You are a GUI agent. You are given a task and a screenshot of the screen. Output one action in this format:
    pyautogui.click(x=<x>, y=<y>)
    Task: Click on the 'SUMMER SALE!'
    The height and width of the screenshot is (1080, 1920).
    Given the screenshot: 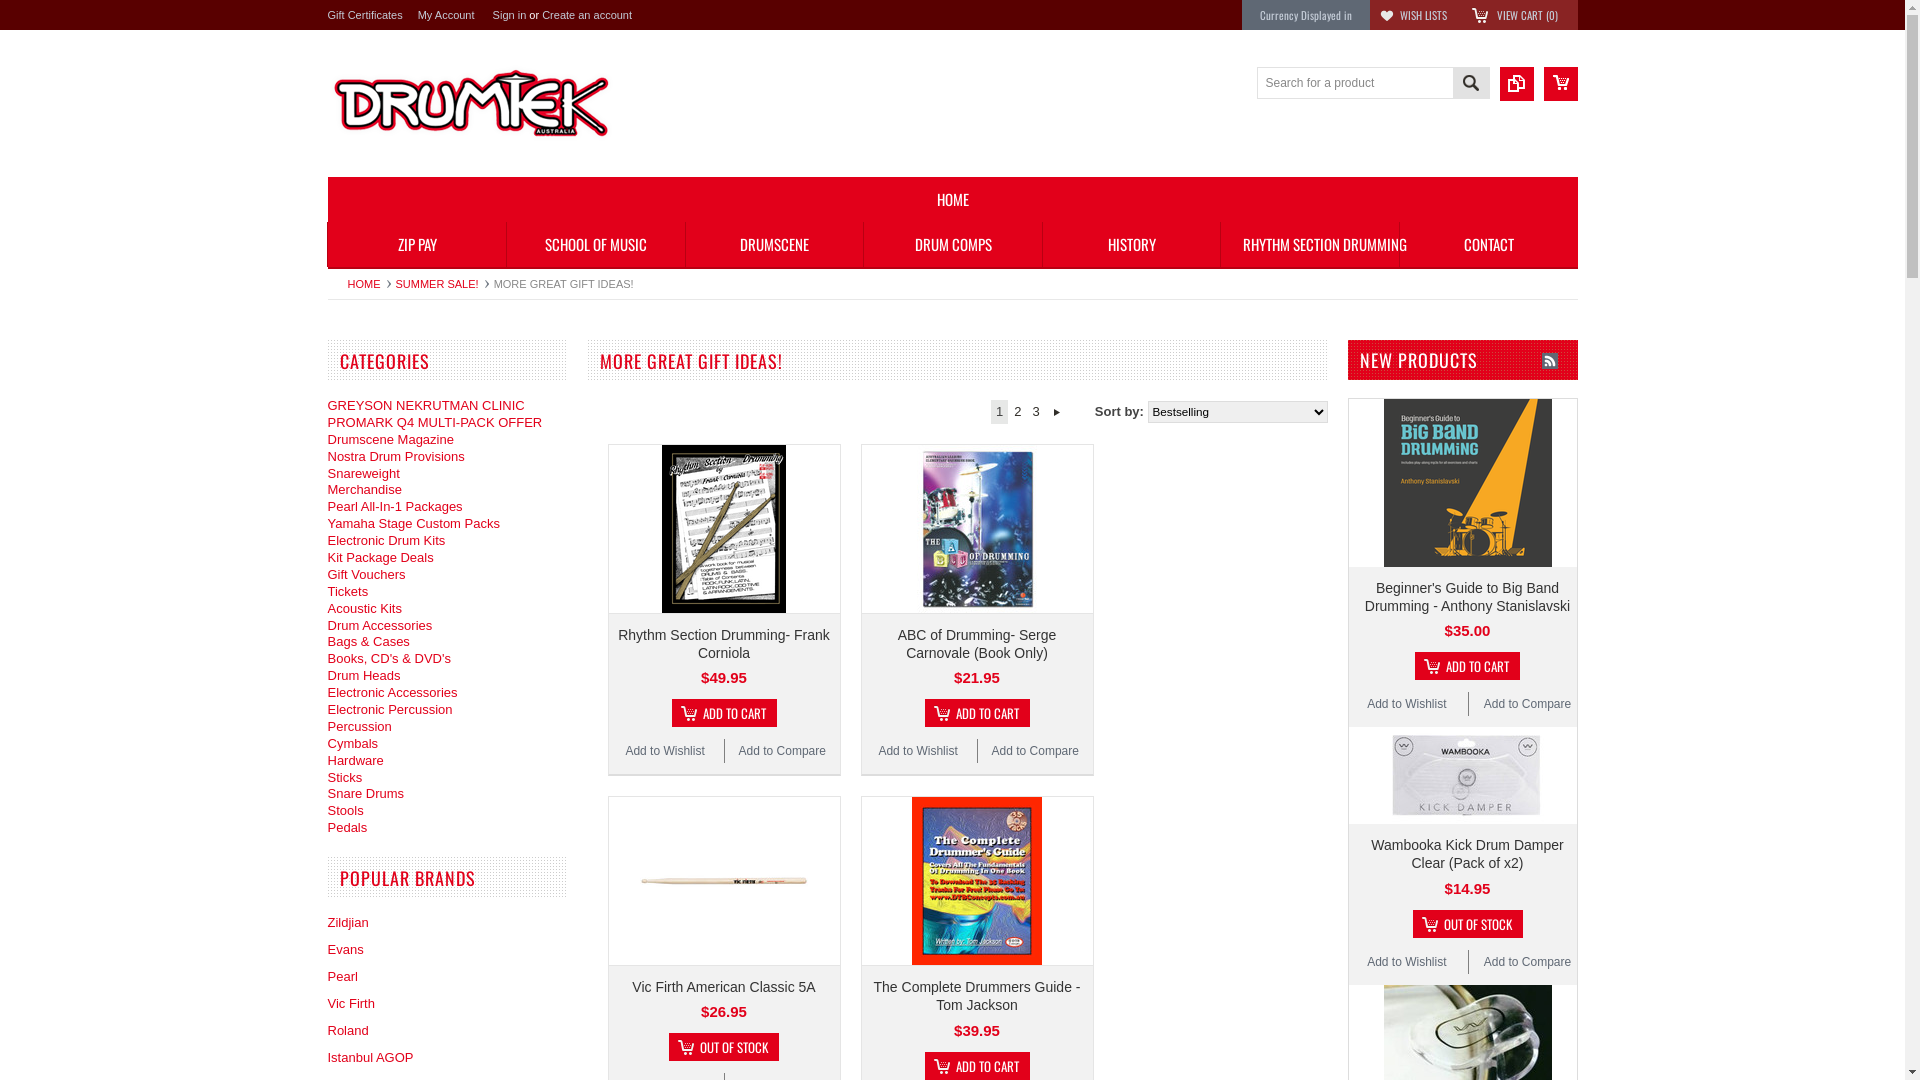 What is the action you would take?
    pyautogui.click(x=441, y=284)
    